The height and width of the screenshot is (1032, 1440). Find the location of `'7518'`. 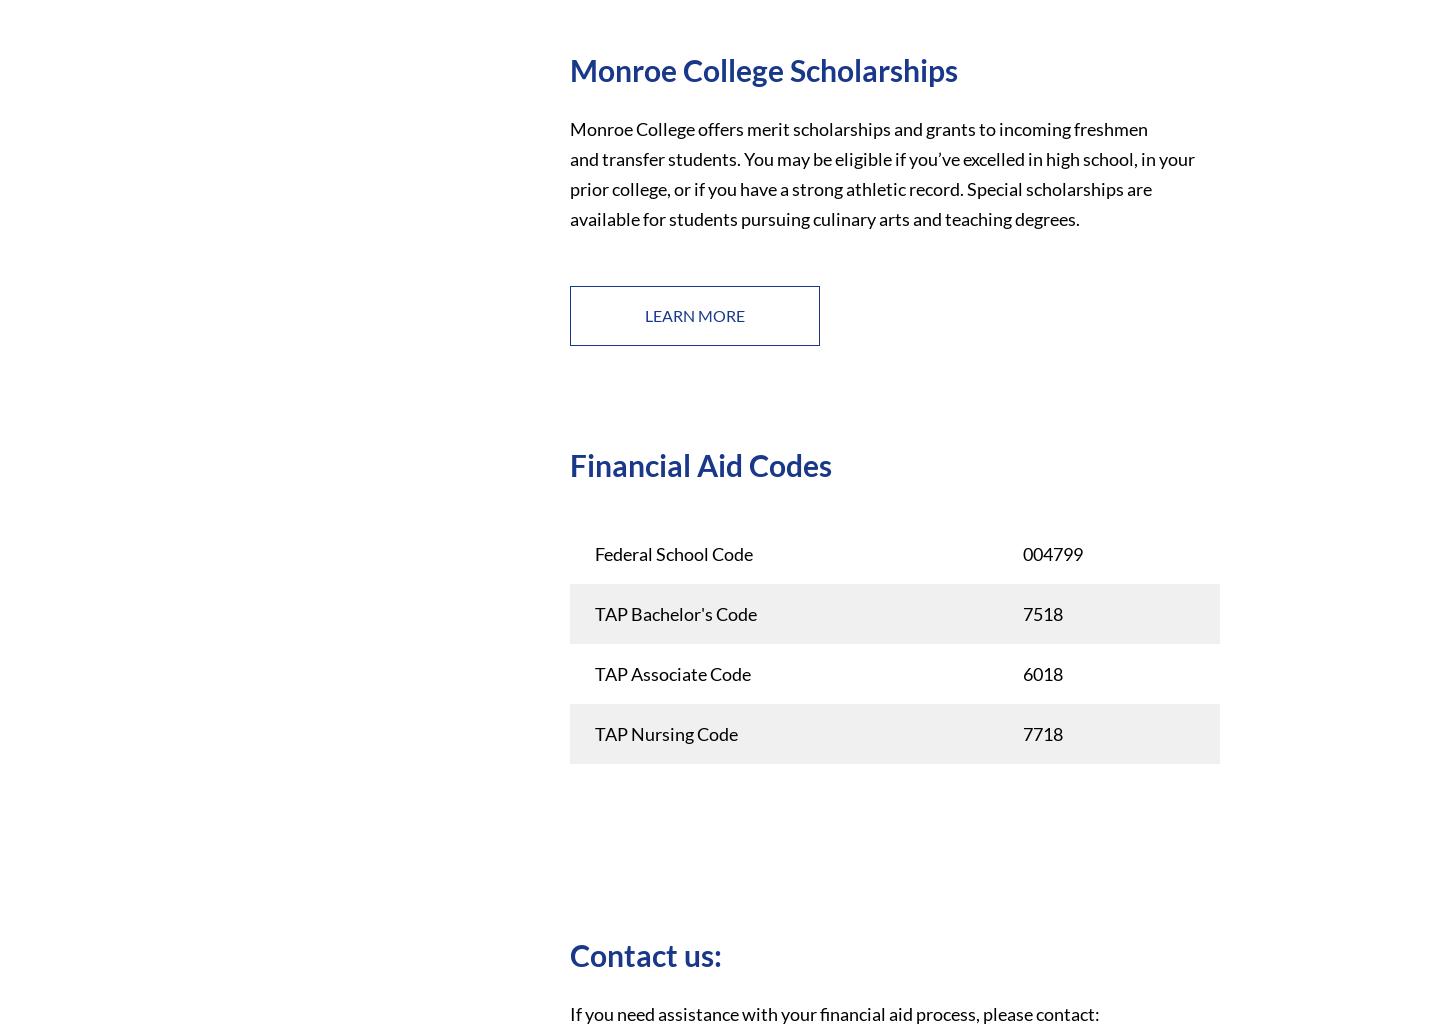

'7518' is located at coordinates (1041, 613).